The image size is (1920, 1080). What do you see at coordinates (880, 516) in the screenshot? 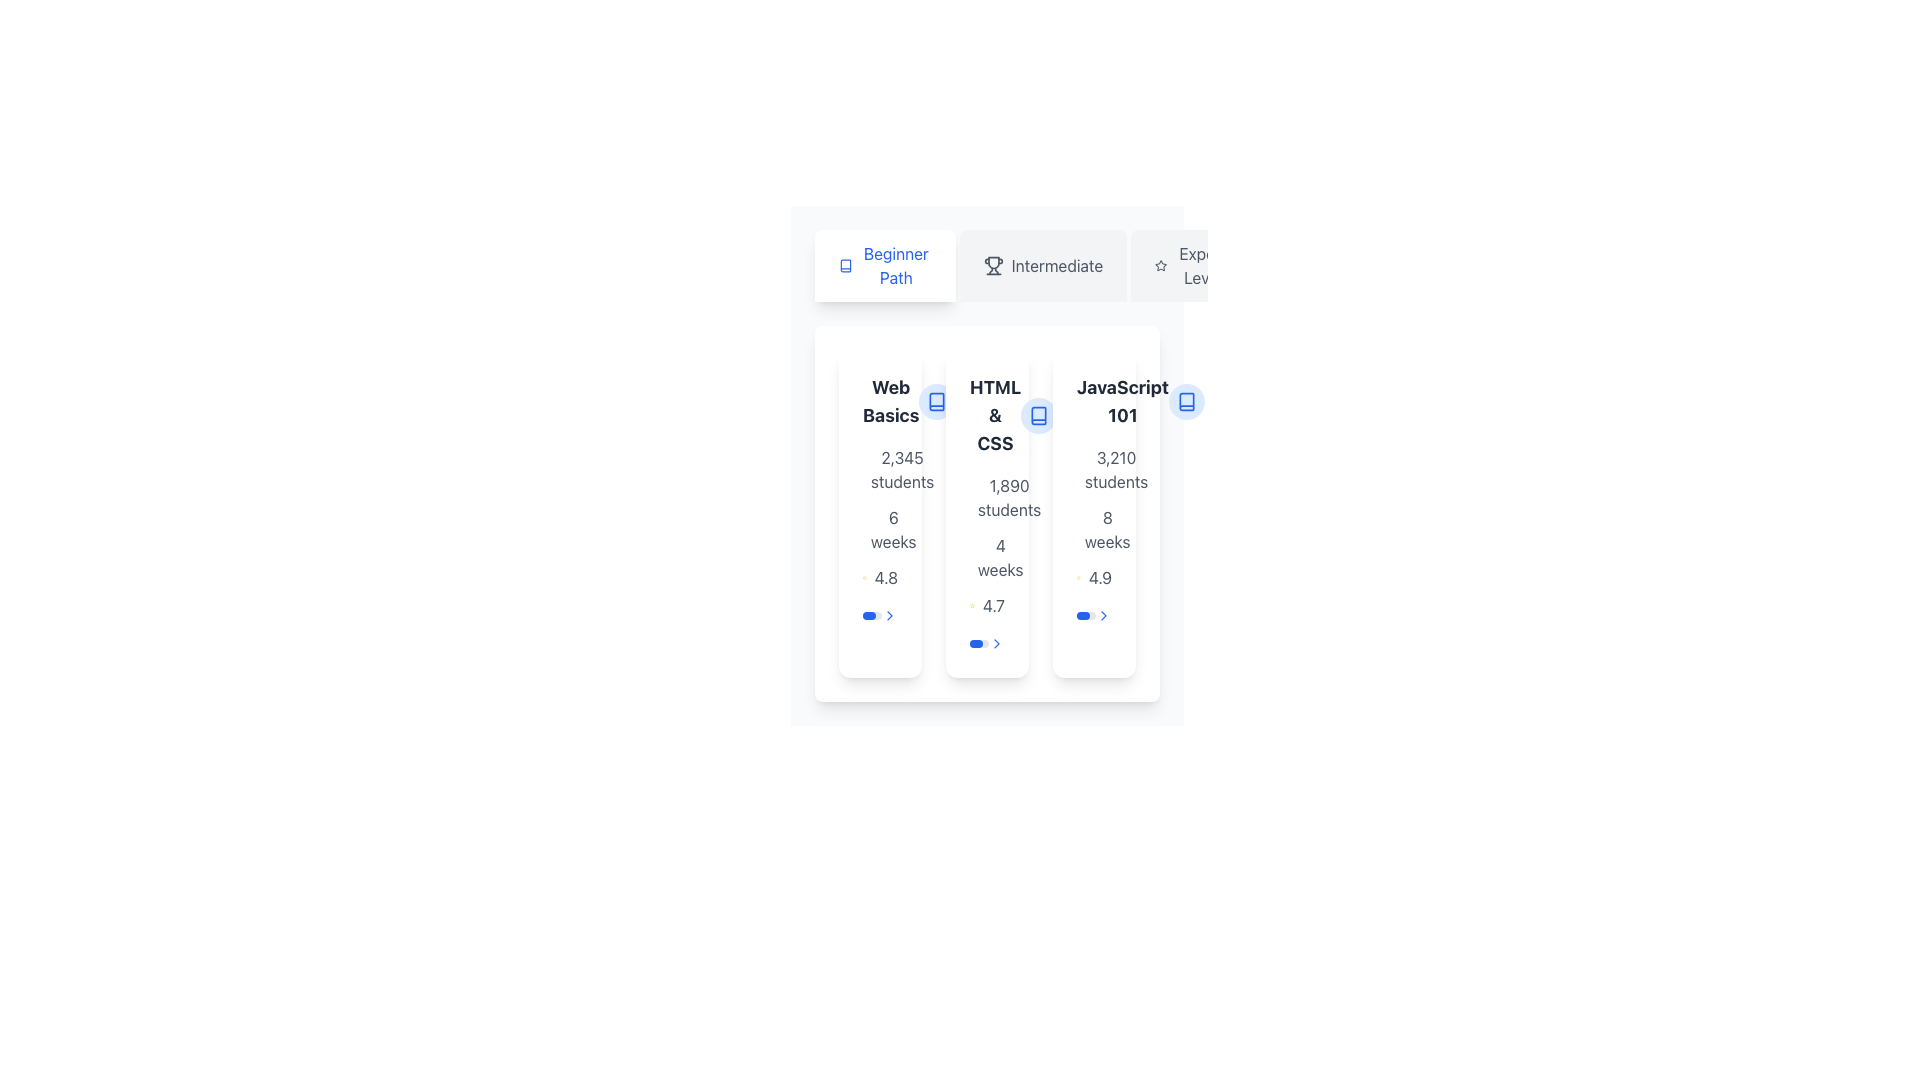
I see `the informational text block containing '2,345 students', '6 weeks', and '4.8' located below the header 'Web Basics' for potential tooltips or further context` at bounding box center [880, 516].